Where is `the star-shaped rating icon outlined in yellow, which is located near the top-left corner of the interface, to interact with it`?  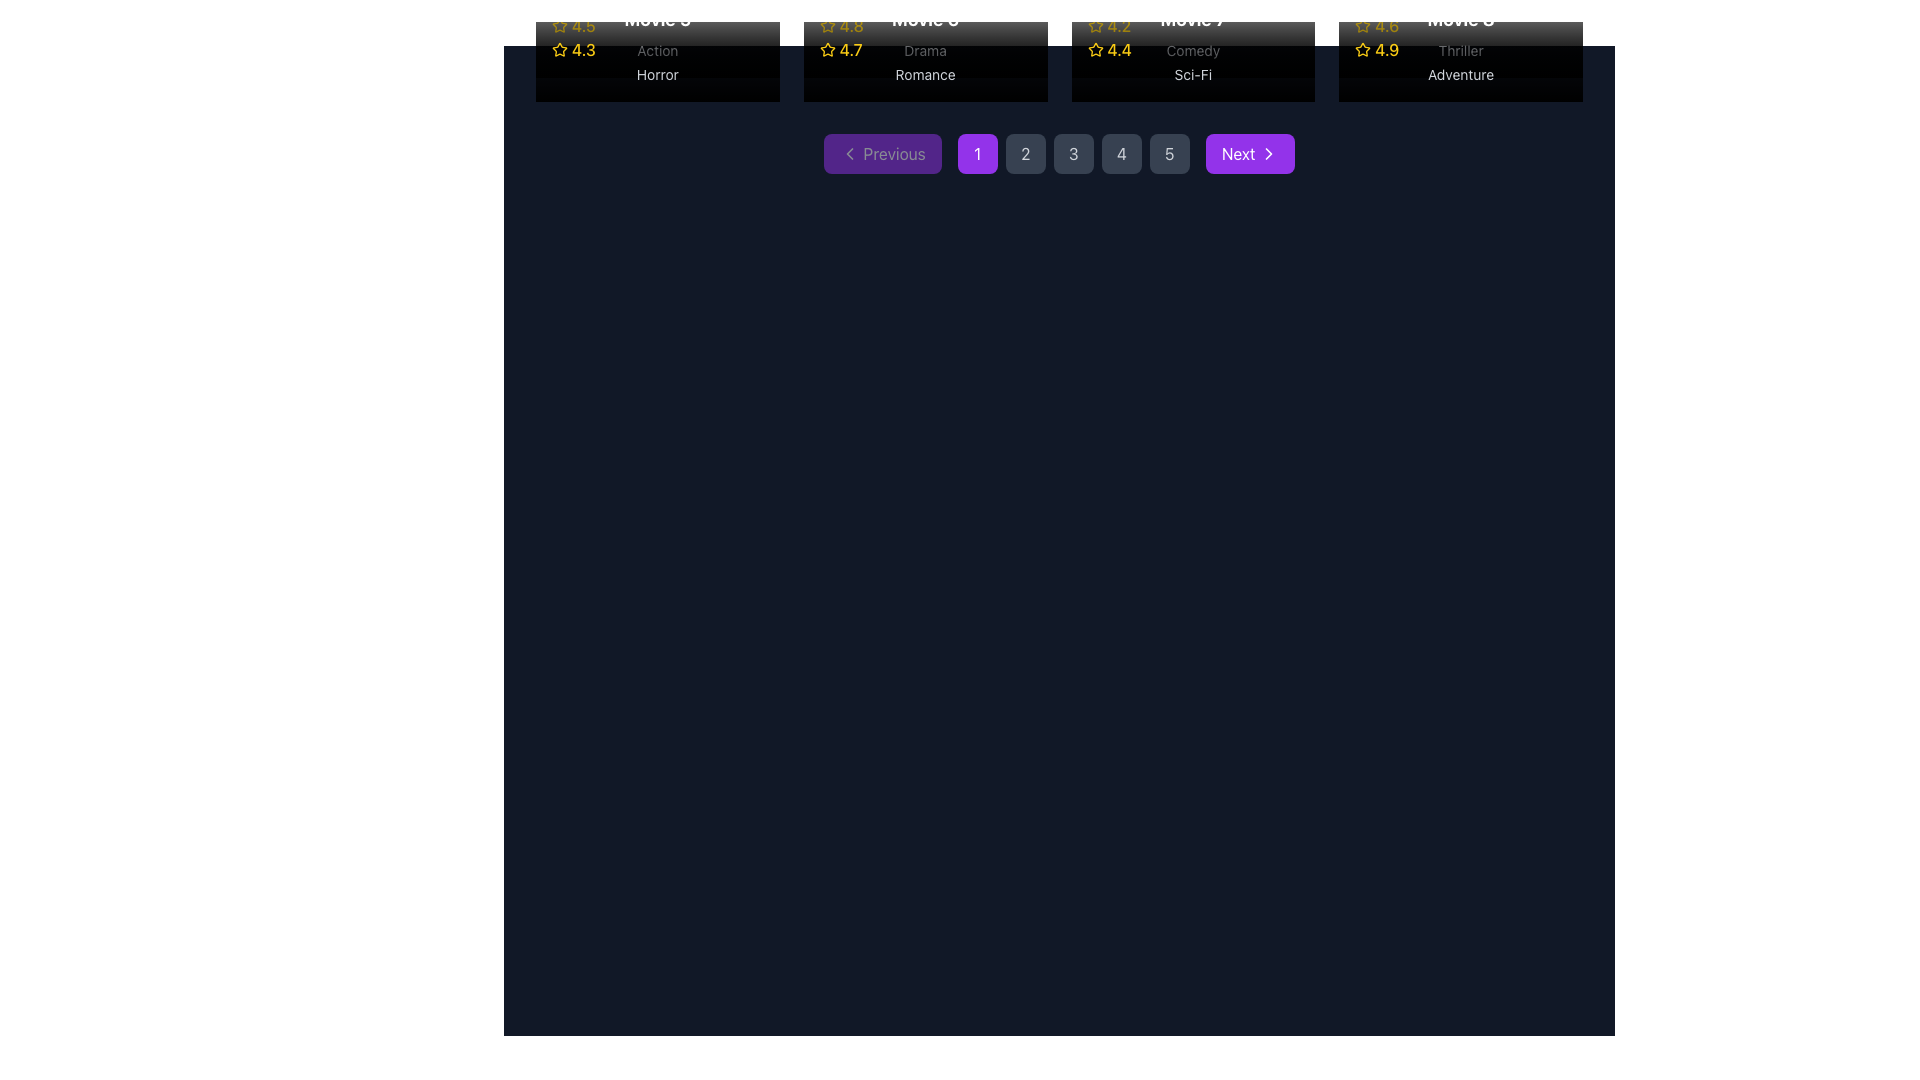 the star-shaped rating icon outlined in yellow, which is located near the top-left corner of the interface, to interact with it is located at coordinates (560, 48).